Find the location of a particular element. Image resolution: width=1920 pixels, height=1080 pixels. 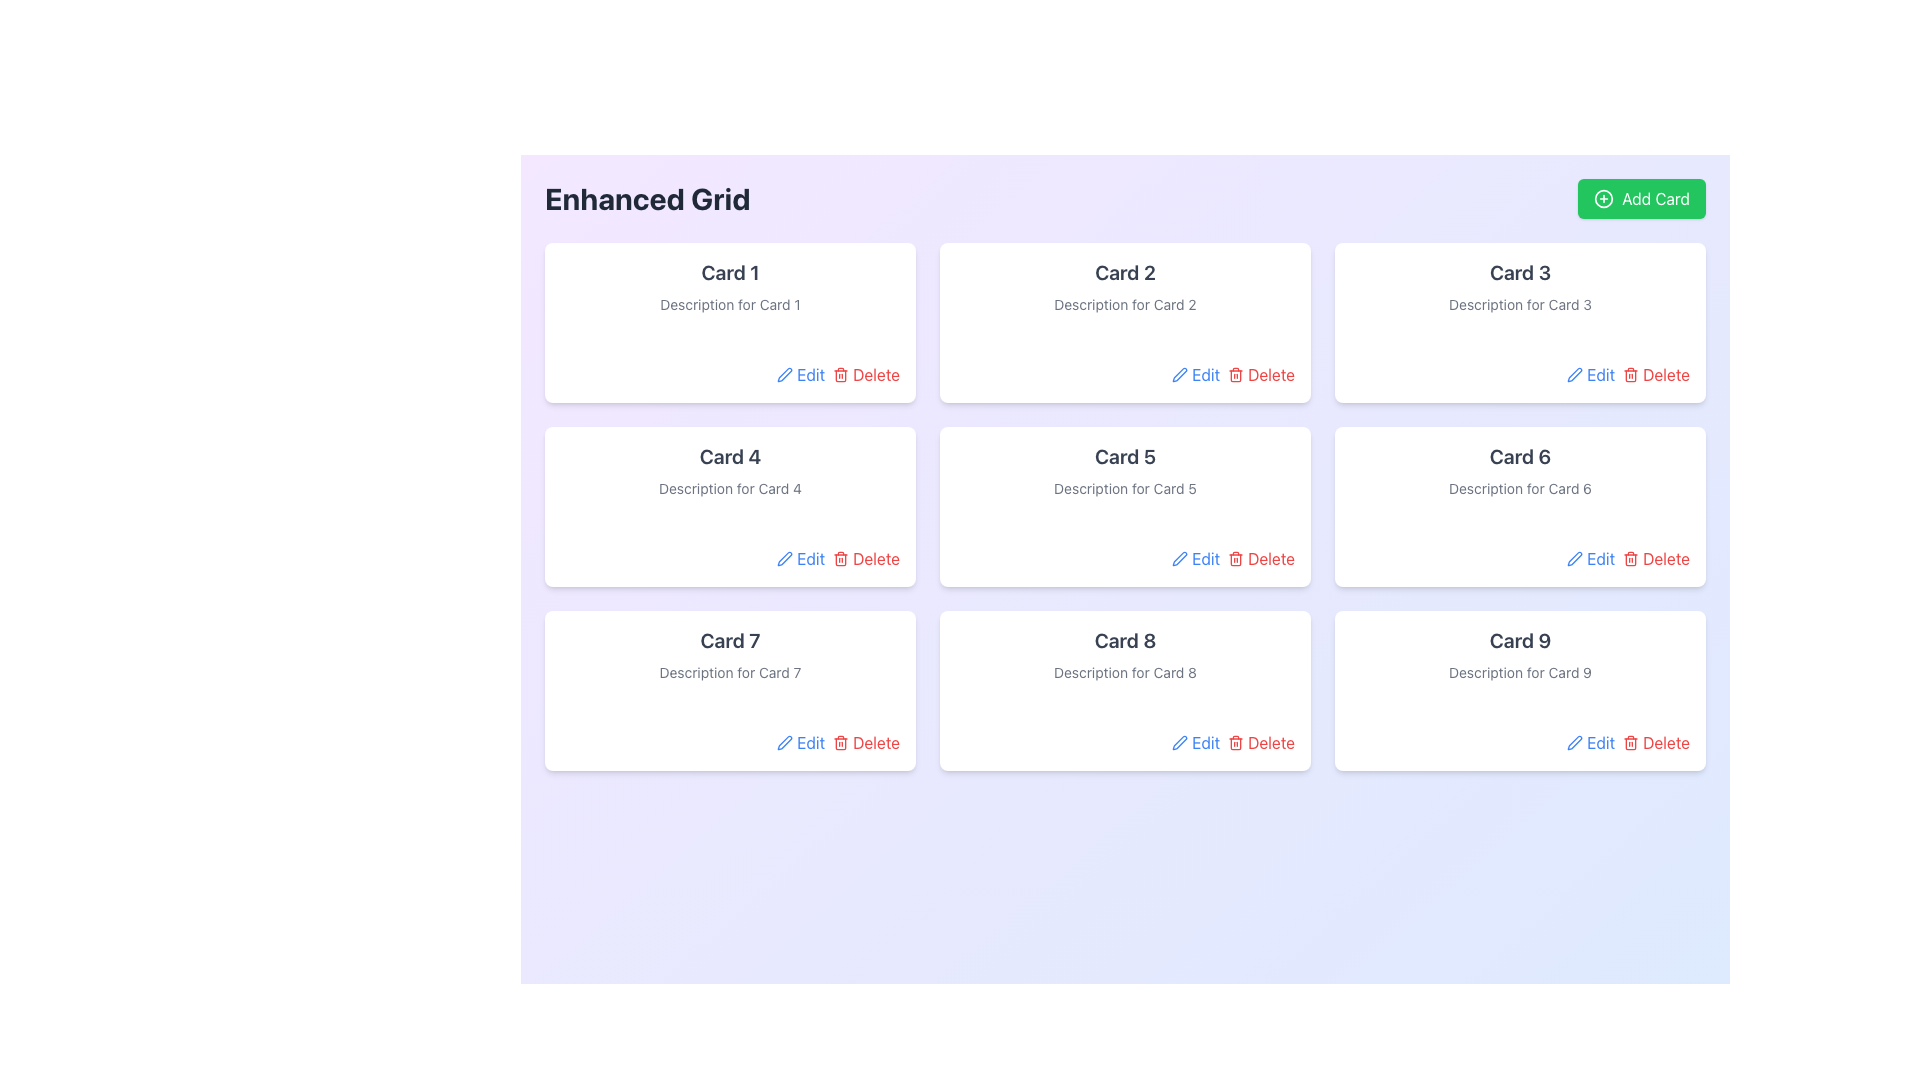

the text block displaying 'Card 3' with the description 'Description for Card 3', located in the first card of the second row in a 3x3 grid layout is located at coordinates (1520, 286).